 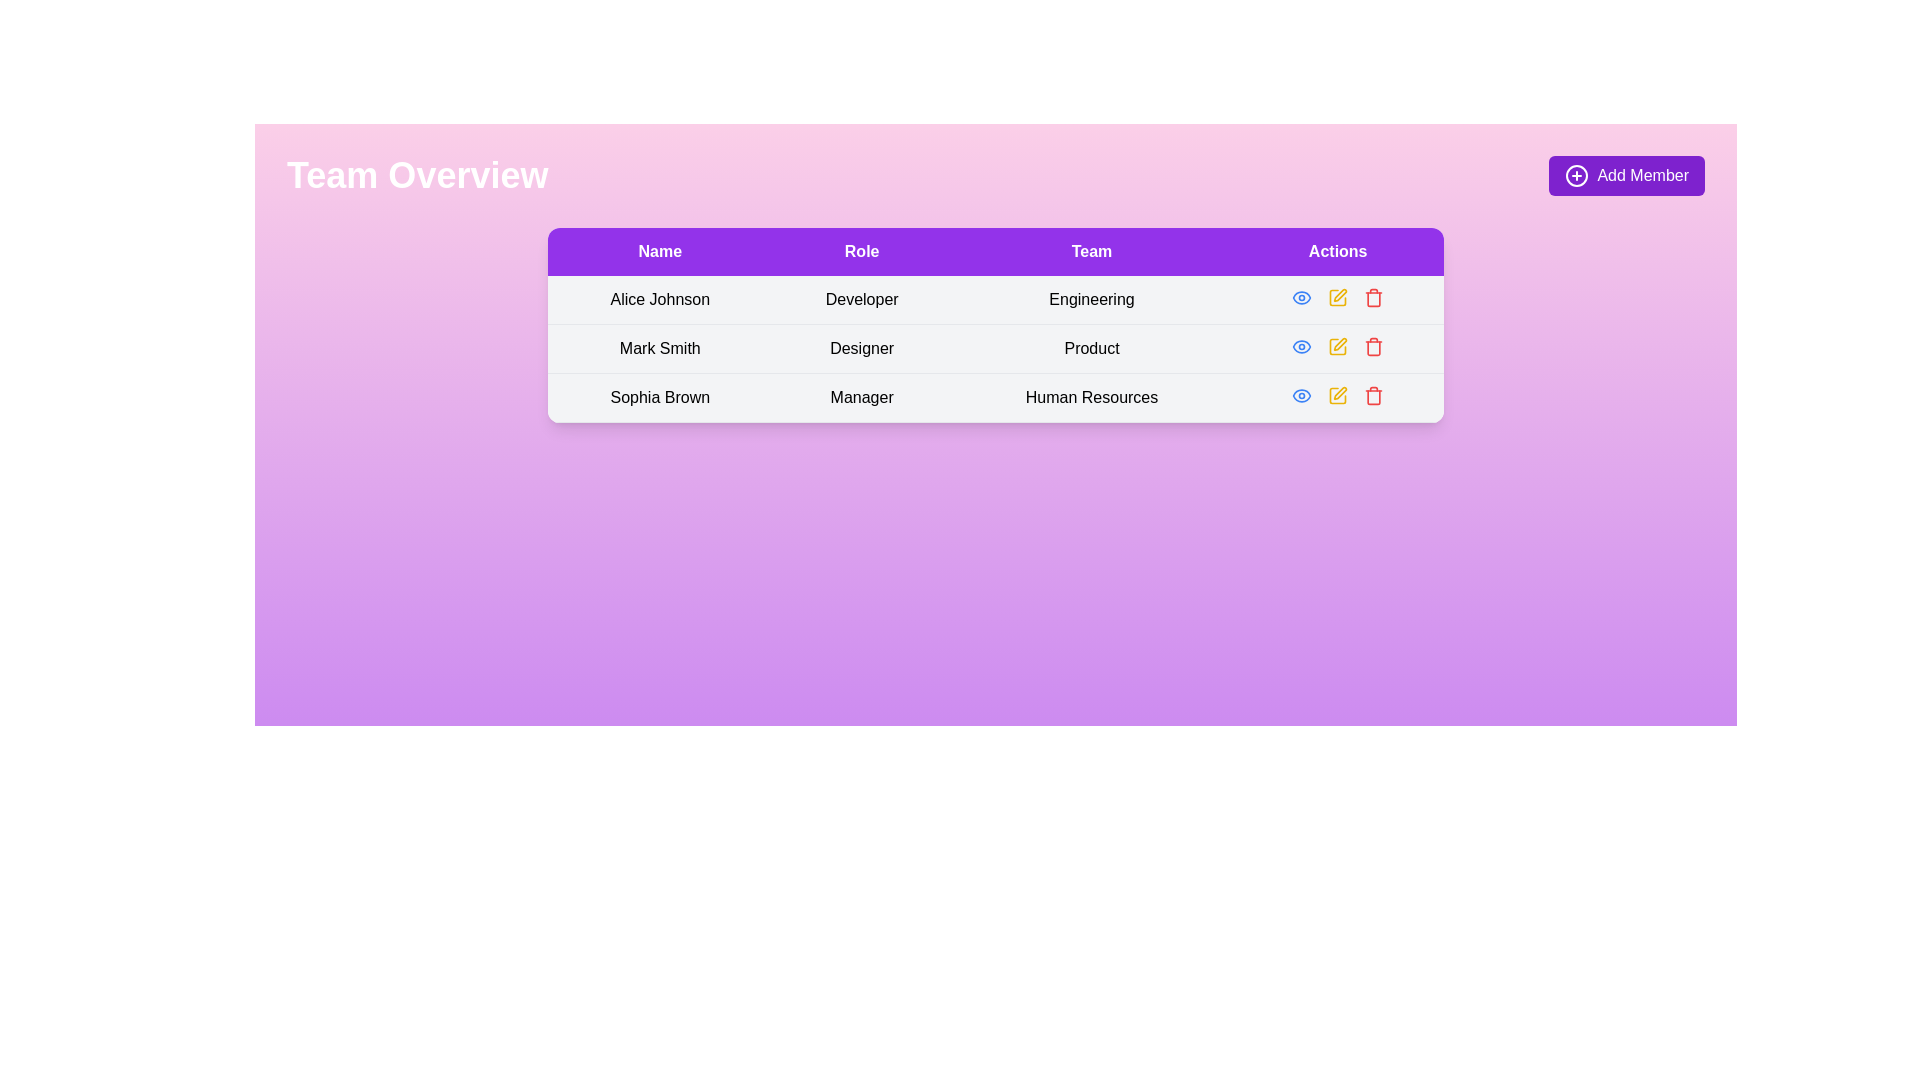 I want to click on the 'Role' text label for 'Alice Johnson' in the first data row of the table, which indicates the individual's role, so click(x=862, y=300).